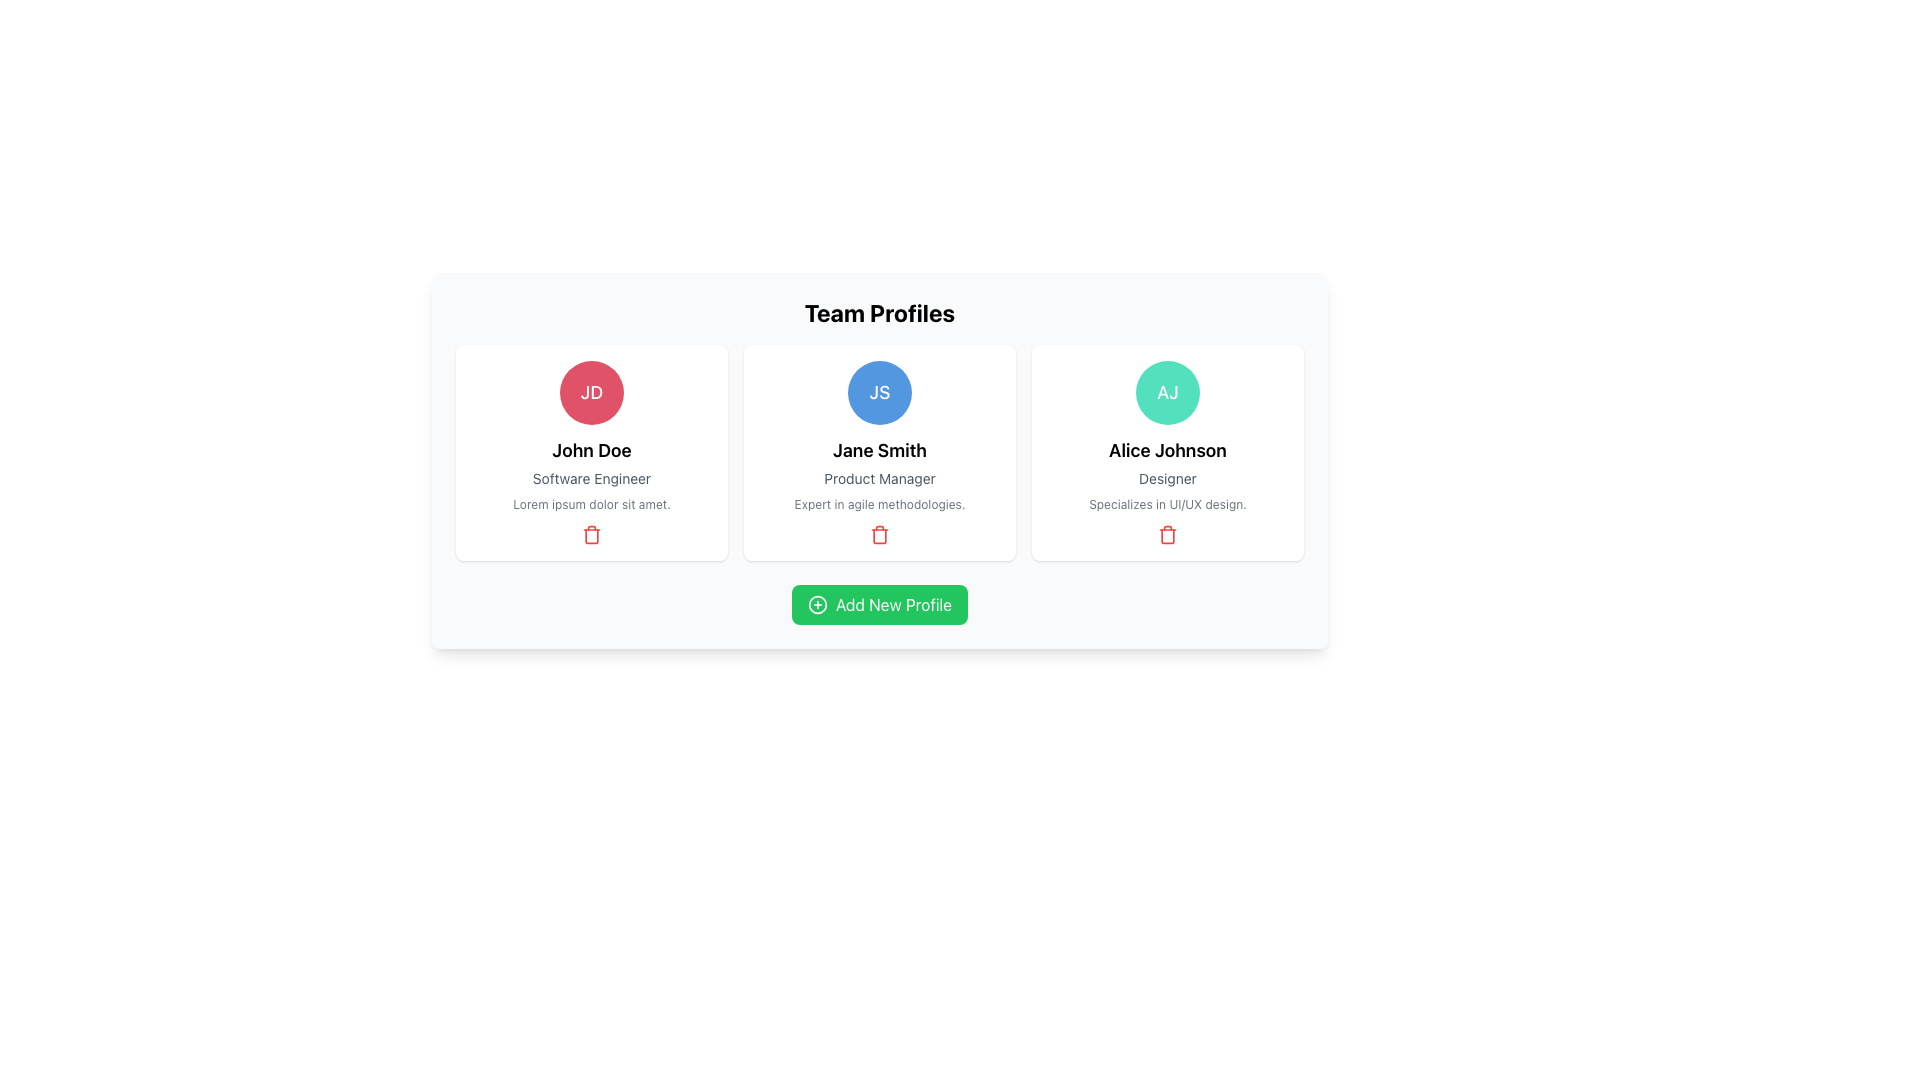 The height and width of the screenshot is (1080, 1920). I want to click on the text element styled in grey that reads 'Software Engineer', located below 'John Doe' in the profile card, so click(590, 478).